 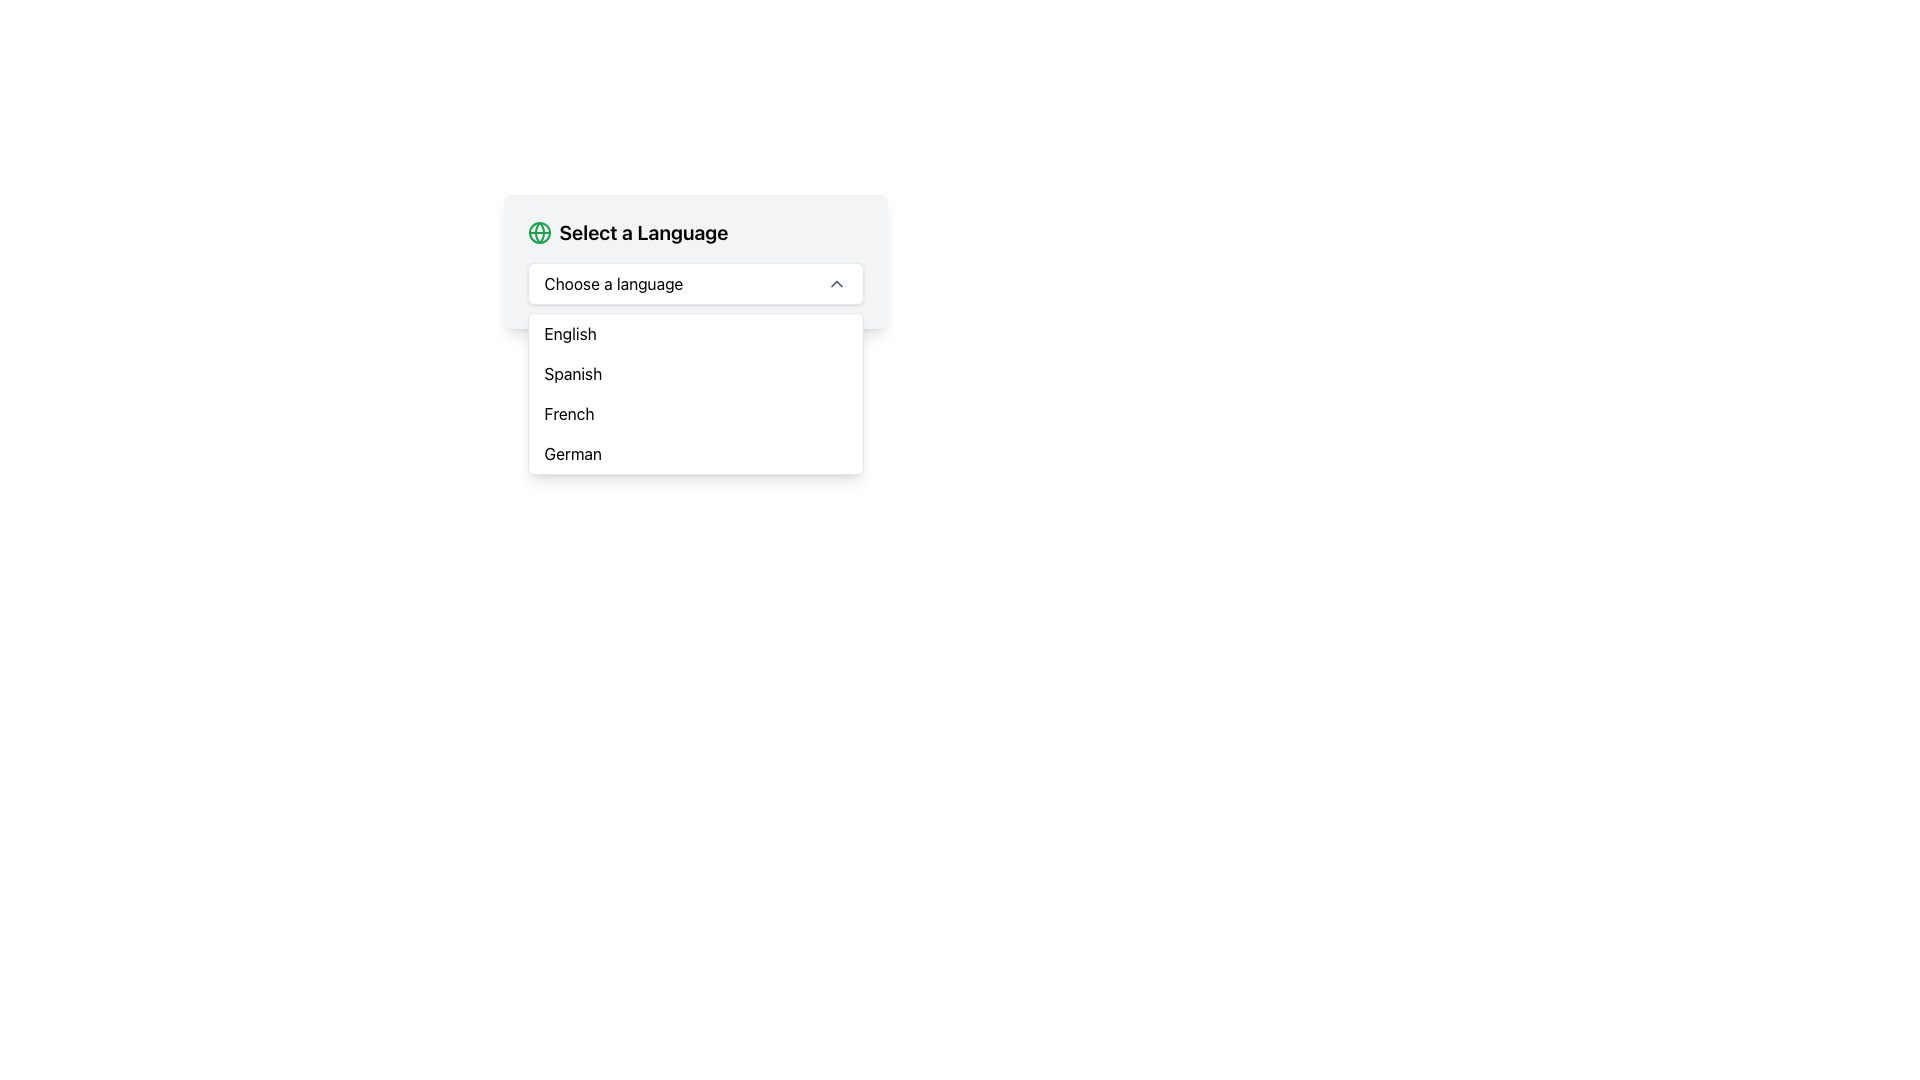 I want to click on the globe icon, which is green and located to the left of the text 'Select a Language', so click(x=539, y=231).